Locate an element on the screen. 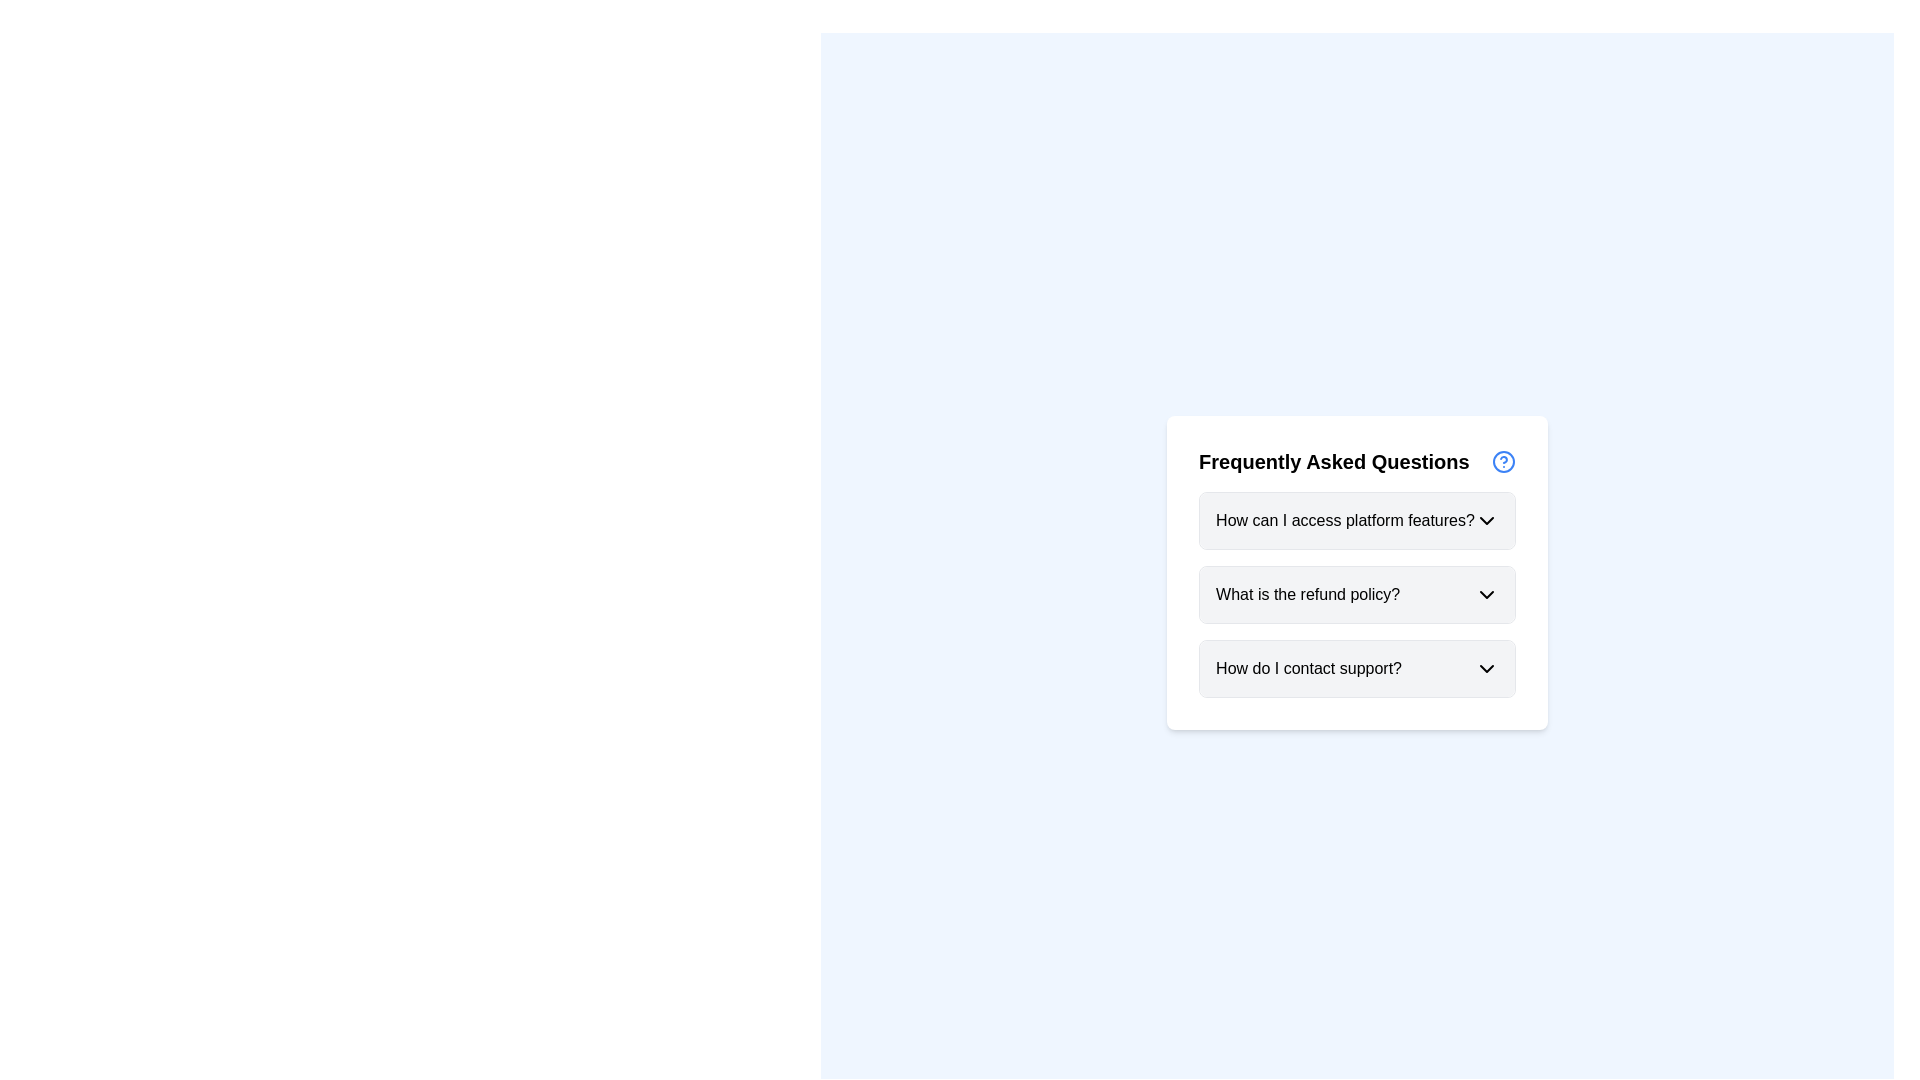 The image size is (1920, 1080). the Vector graphics circle that signifies additional help or information in the 'Frequently Asked Questions' section, located in the upper-right corner of the header is located at coordinates (1503, 462).